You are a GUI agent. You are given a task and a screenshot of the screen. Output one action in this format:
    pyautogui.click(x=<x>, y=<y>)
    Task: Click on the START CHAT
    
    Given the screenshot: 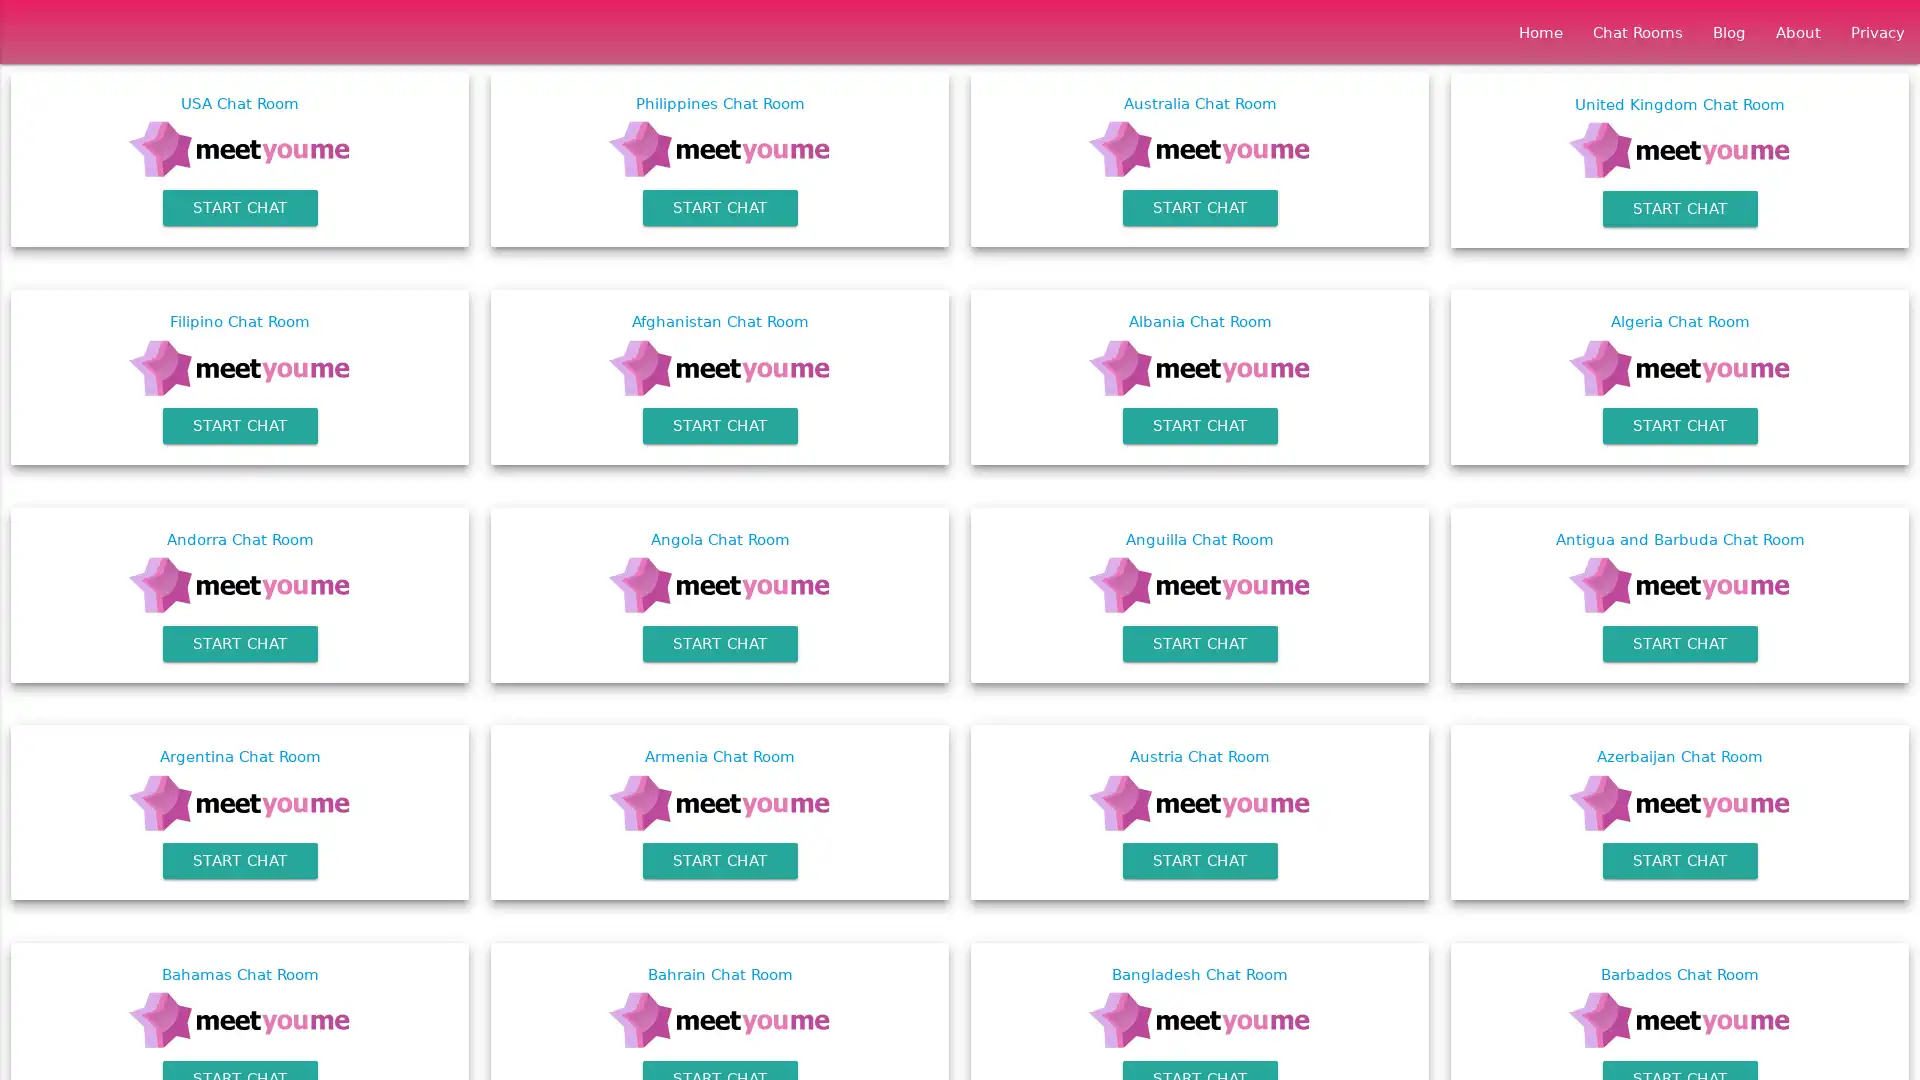 What is the action you would take?
    pyautogui.click(x=1679, y=859)
    